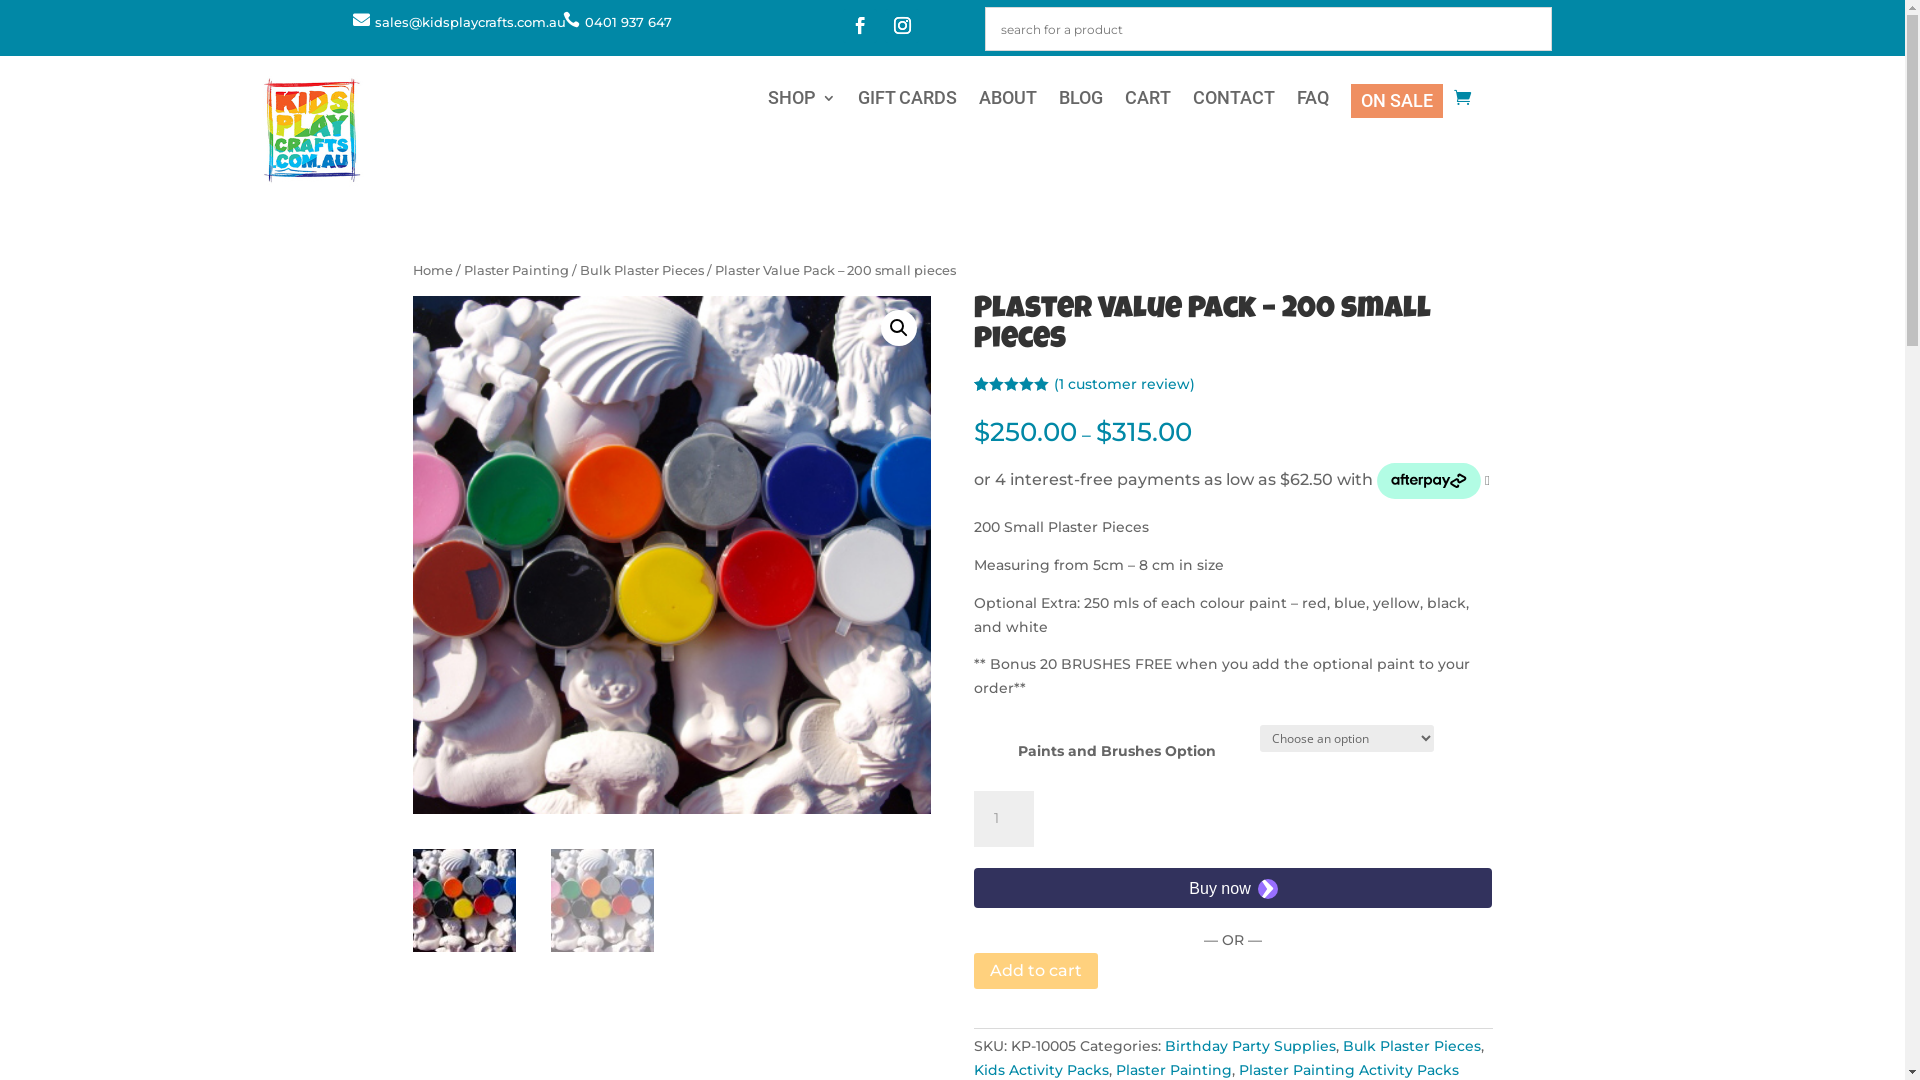  Describe the element at coordinates (1395, 100) in the screenshot. I see `'ON SALE'` at that location.